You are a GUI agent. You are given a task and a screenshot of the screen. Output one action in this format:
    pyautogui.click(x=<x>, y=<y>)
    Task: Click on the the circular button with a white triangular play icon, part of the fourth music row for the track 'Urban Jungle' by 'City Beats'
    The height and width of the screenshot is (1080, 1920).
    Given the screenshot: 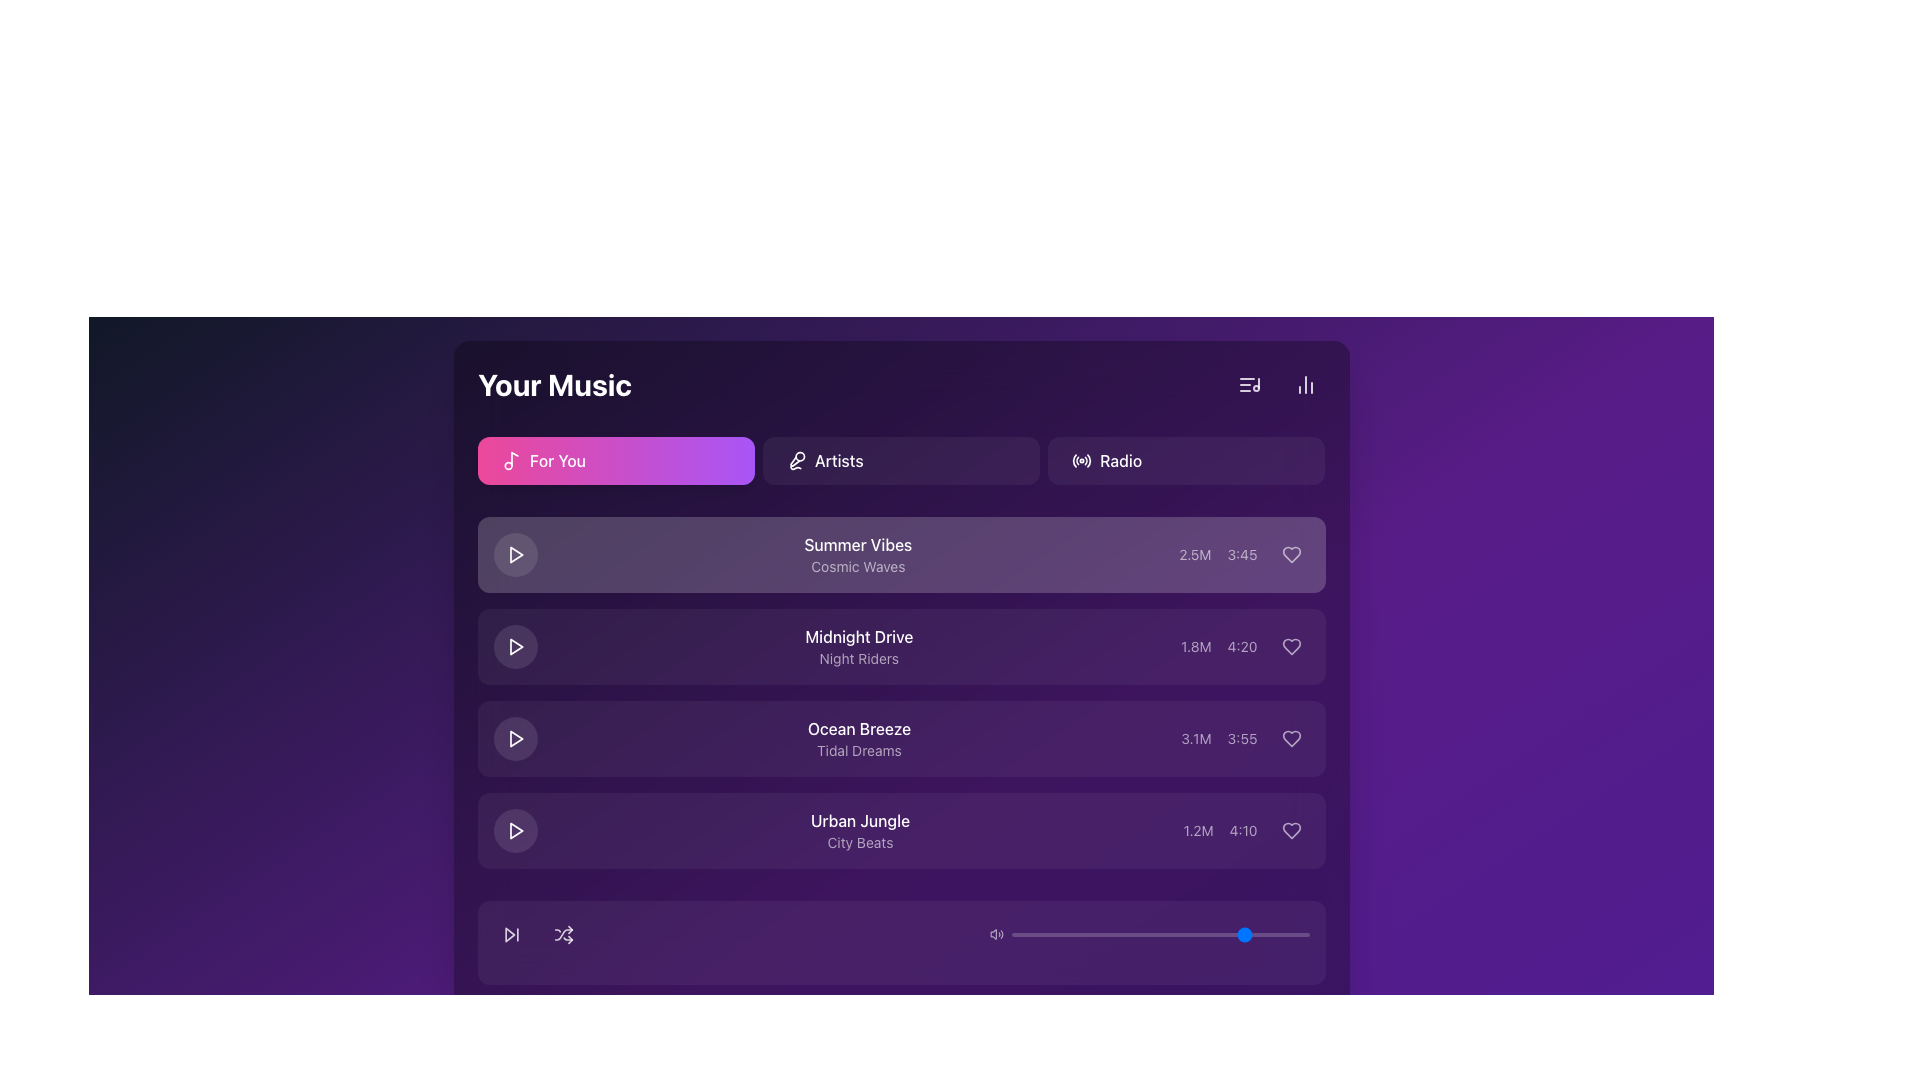 What is the action you would take?
    pyautogui.click(x=515, y=830)
    